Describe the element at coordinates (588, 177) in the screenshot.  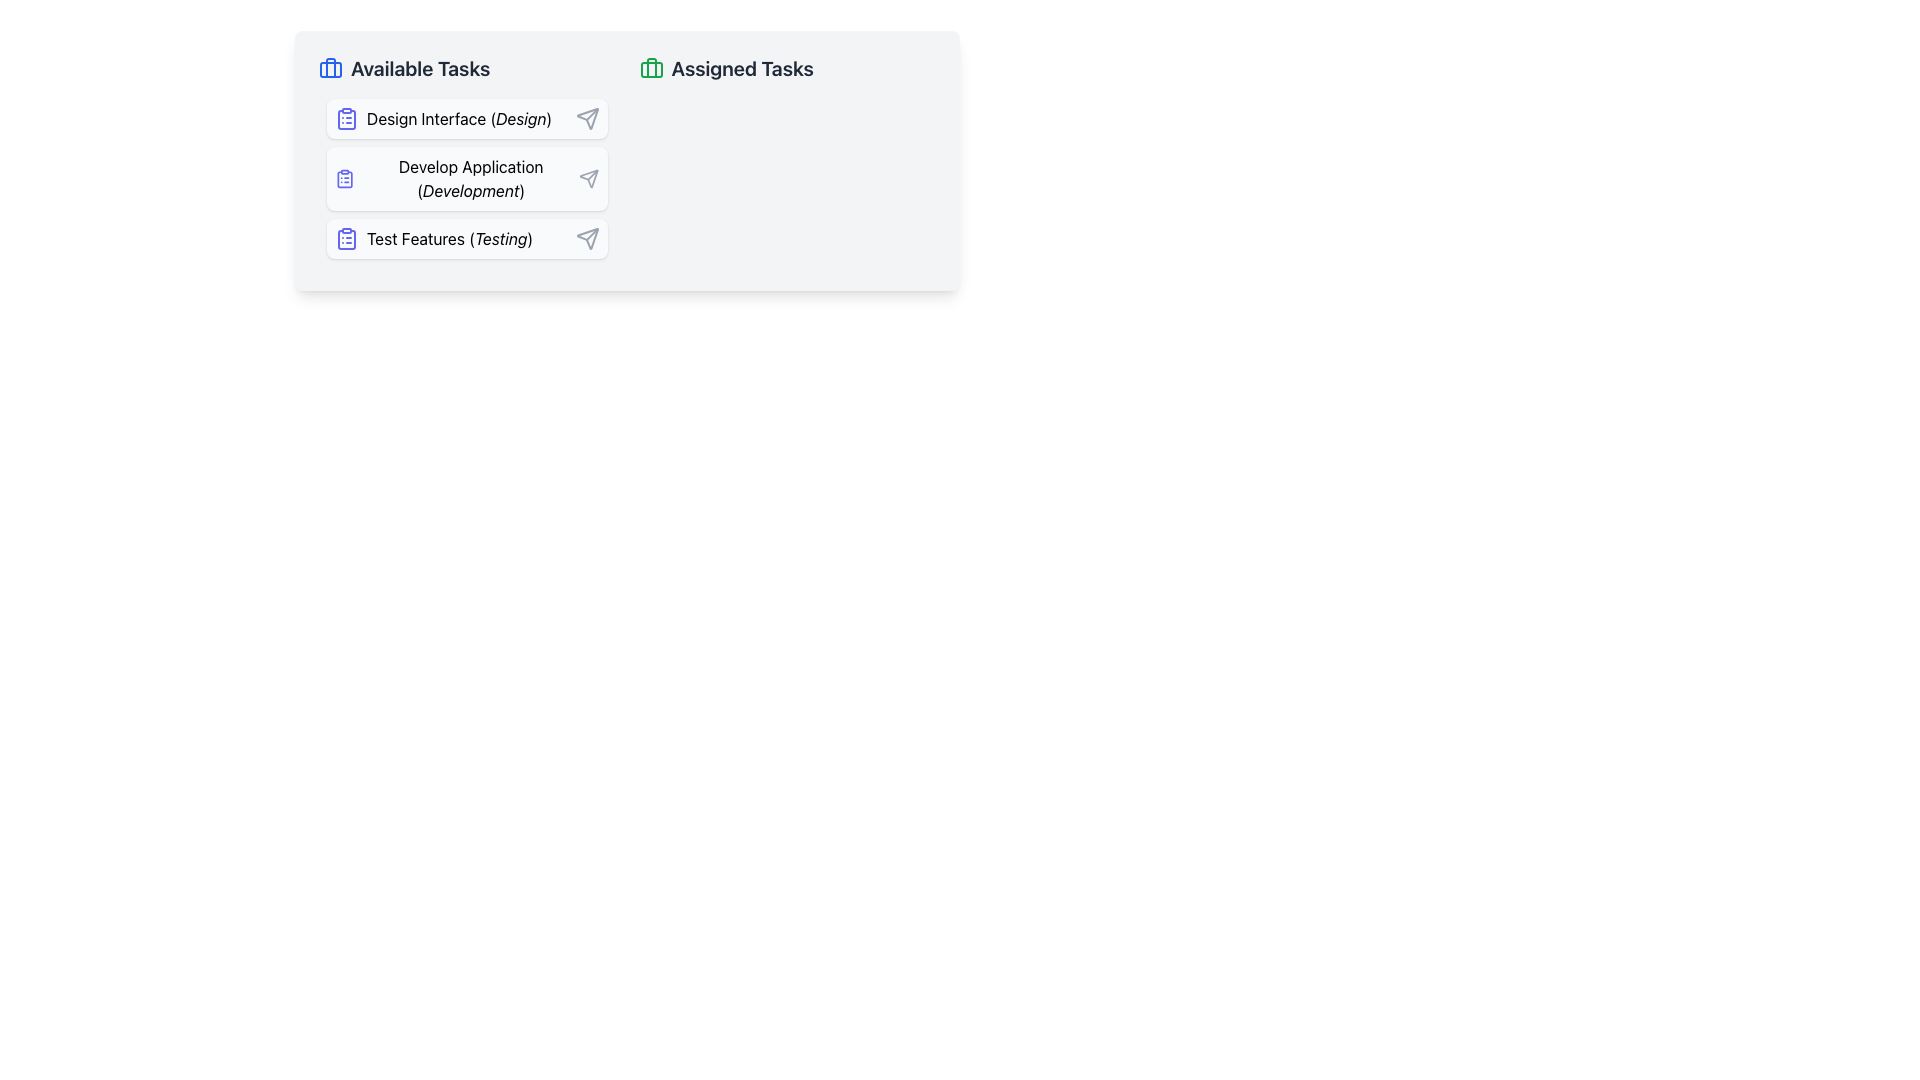
I see `the icon located in the 'Available Tasks' section, specifically to the right of the 'Develop Application' task label` at that location.